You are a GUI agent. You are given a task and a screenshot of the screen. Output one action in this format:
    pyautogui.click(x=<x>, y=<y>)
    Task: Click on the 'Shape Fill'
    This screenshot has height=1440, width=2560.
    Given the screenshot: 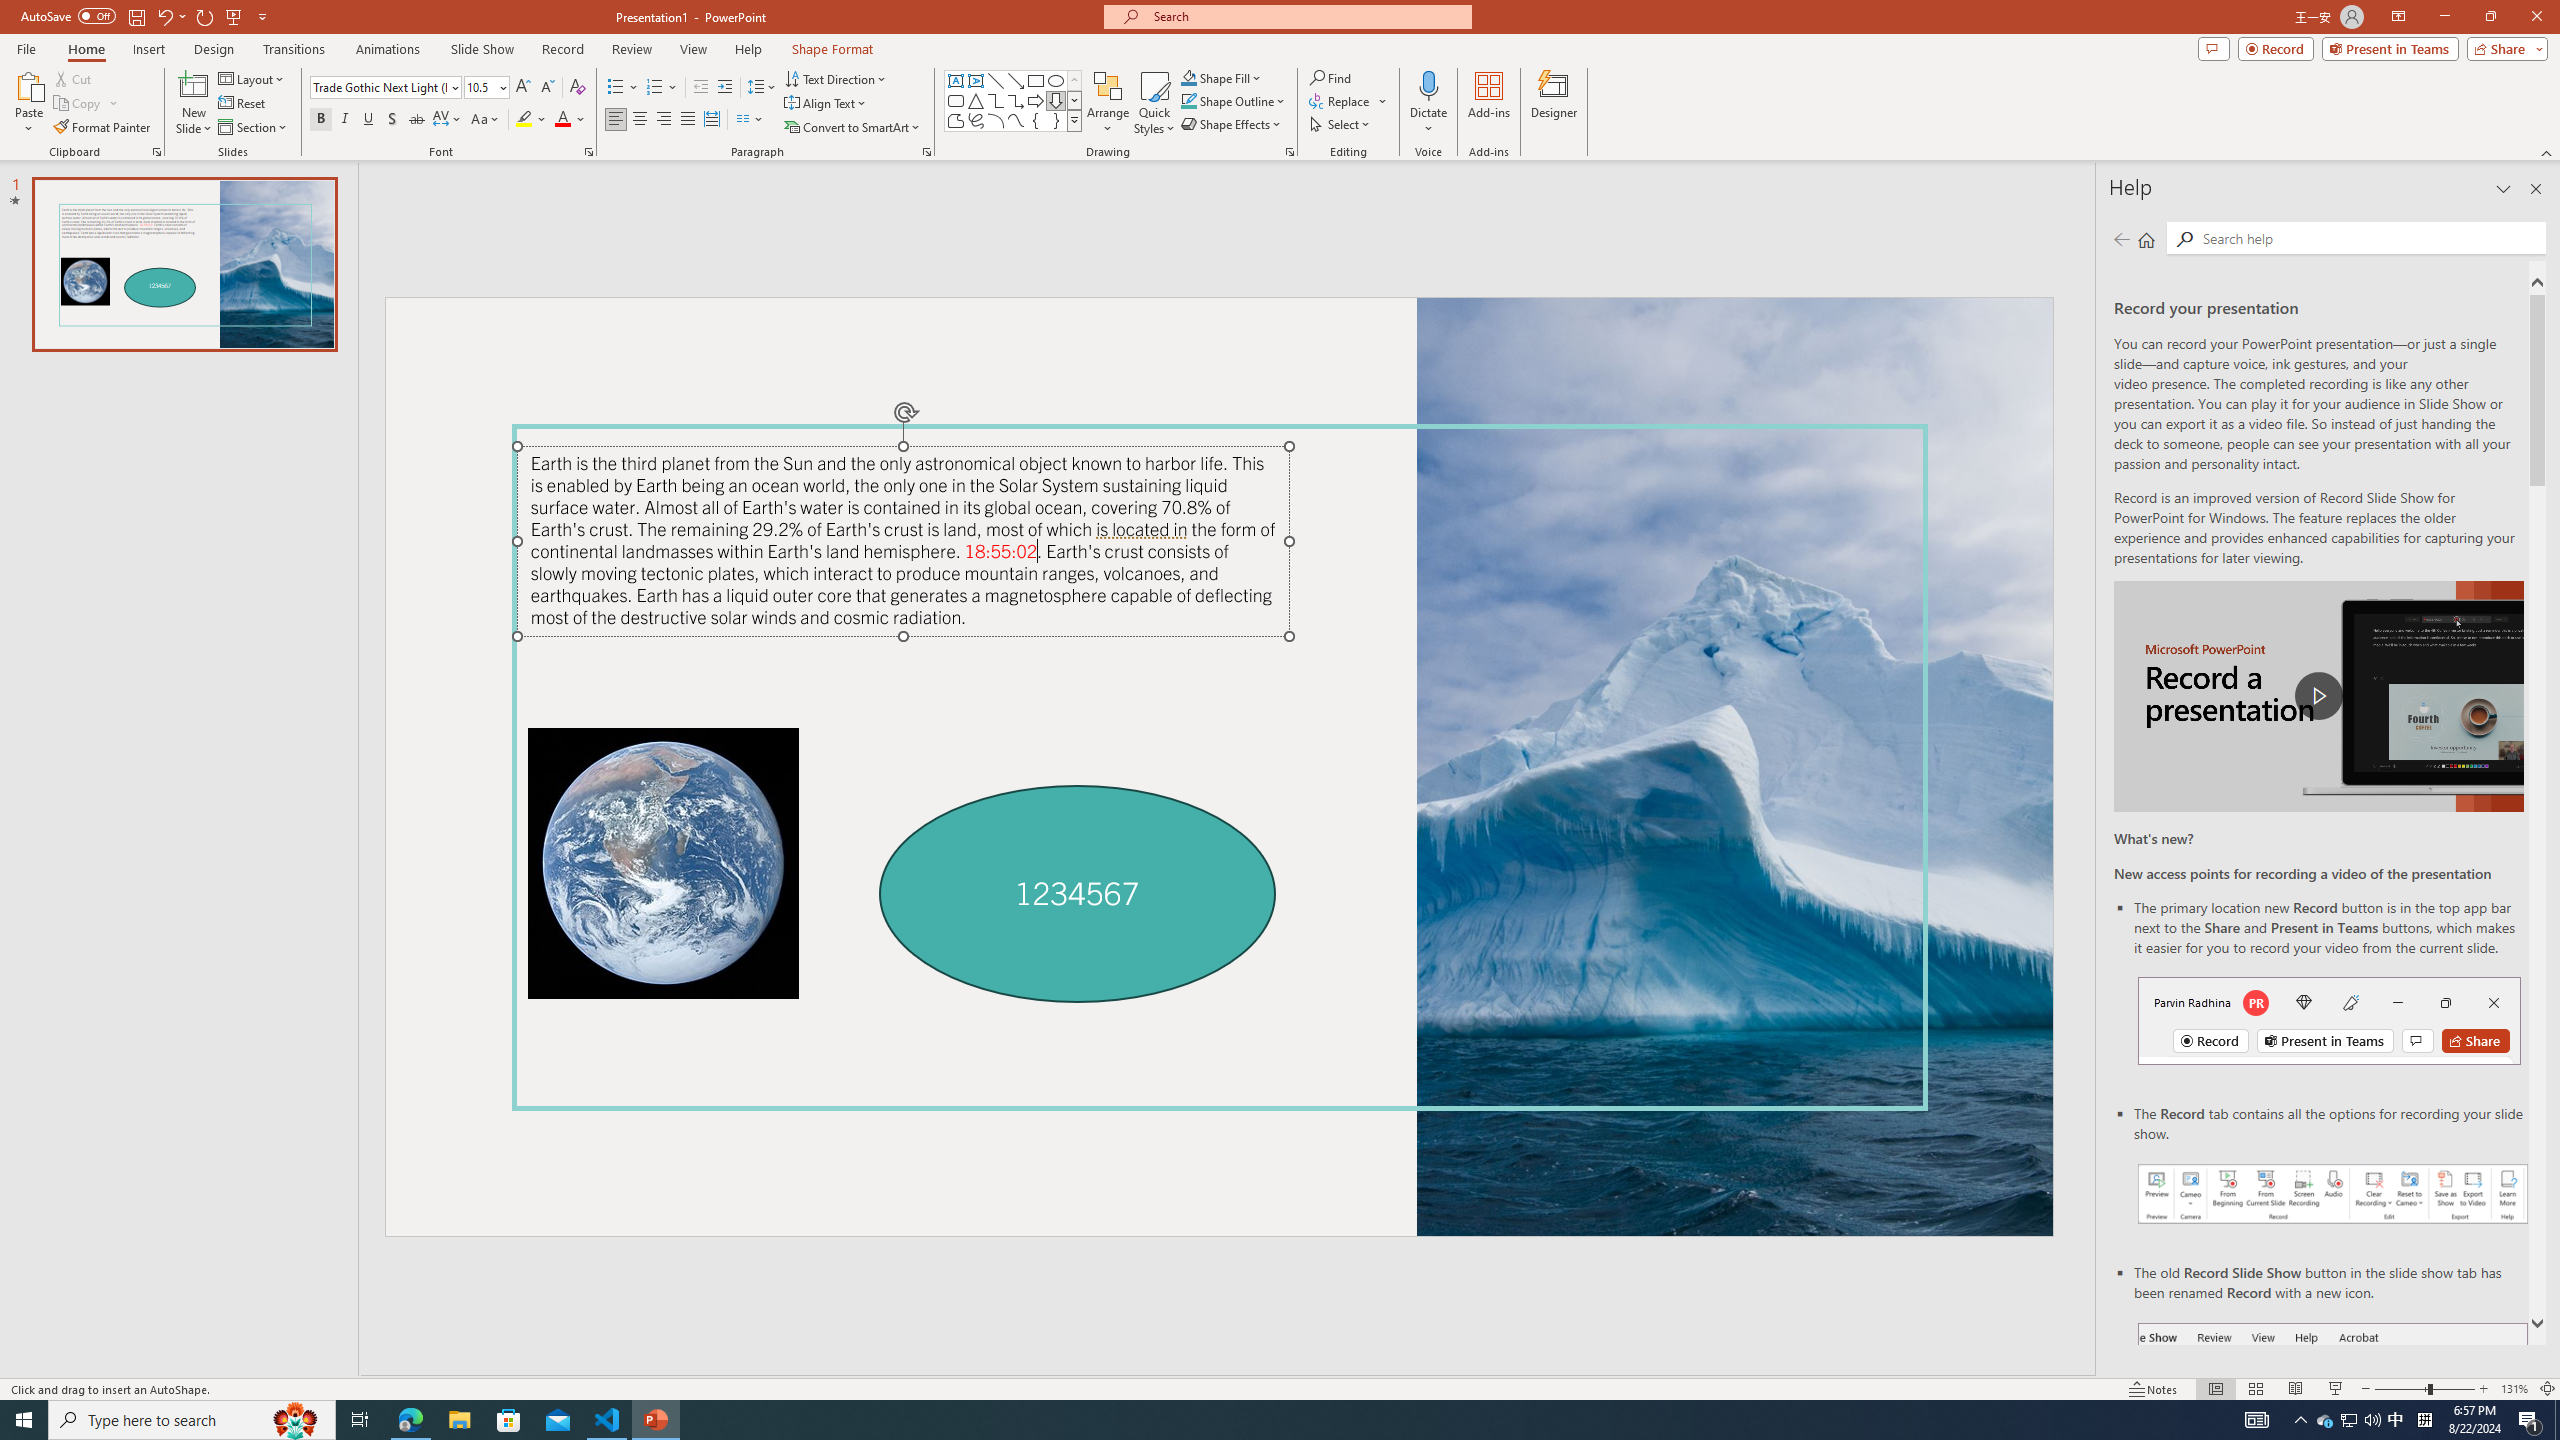 What is the action you would take?
    pyautogui.click(x=1222, y=77)
    